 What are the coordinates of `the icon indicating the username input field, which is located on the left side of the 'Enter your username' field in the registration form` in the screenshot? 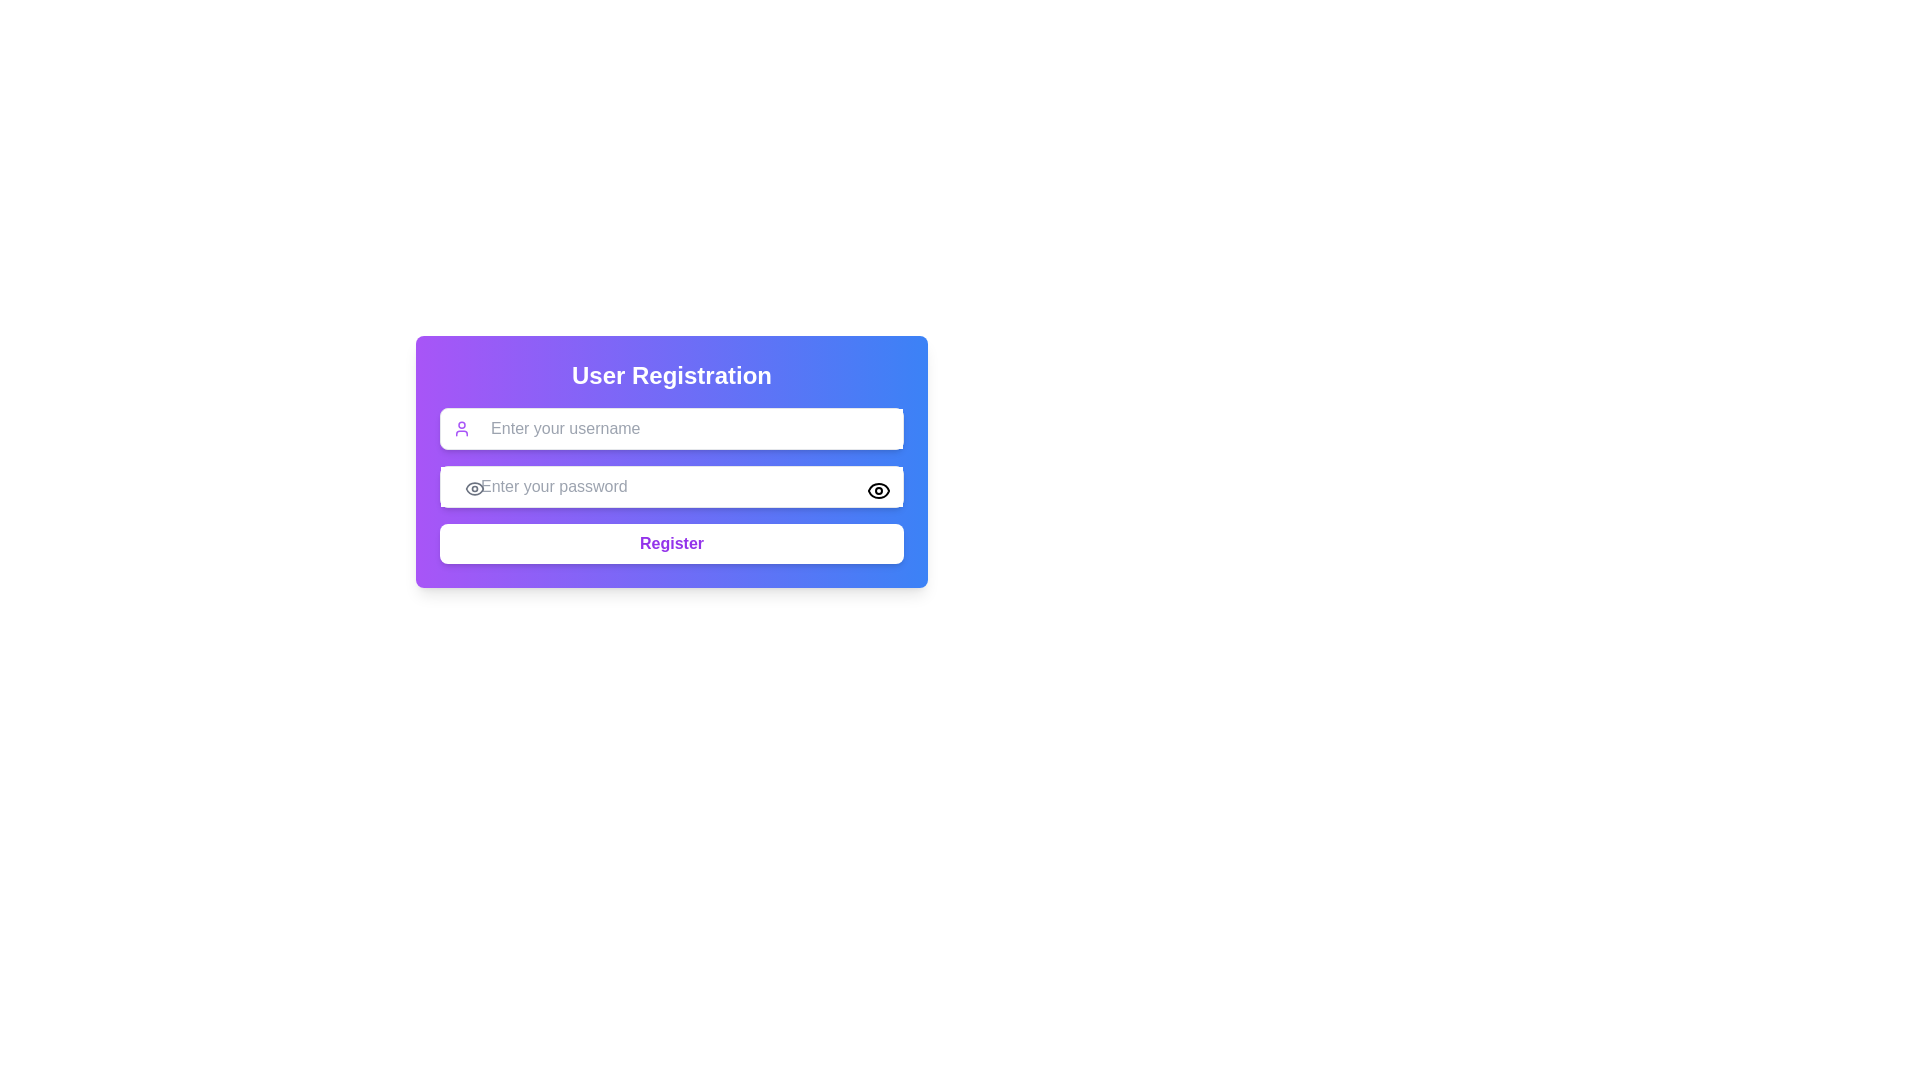 It's located at (461, 427).